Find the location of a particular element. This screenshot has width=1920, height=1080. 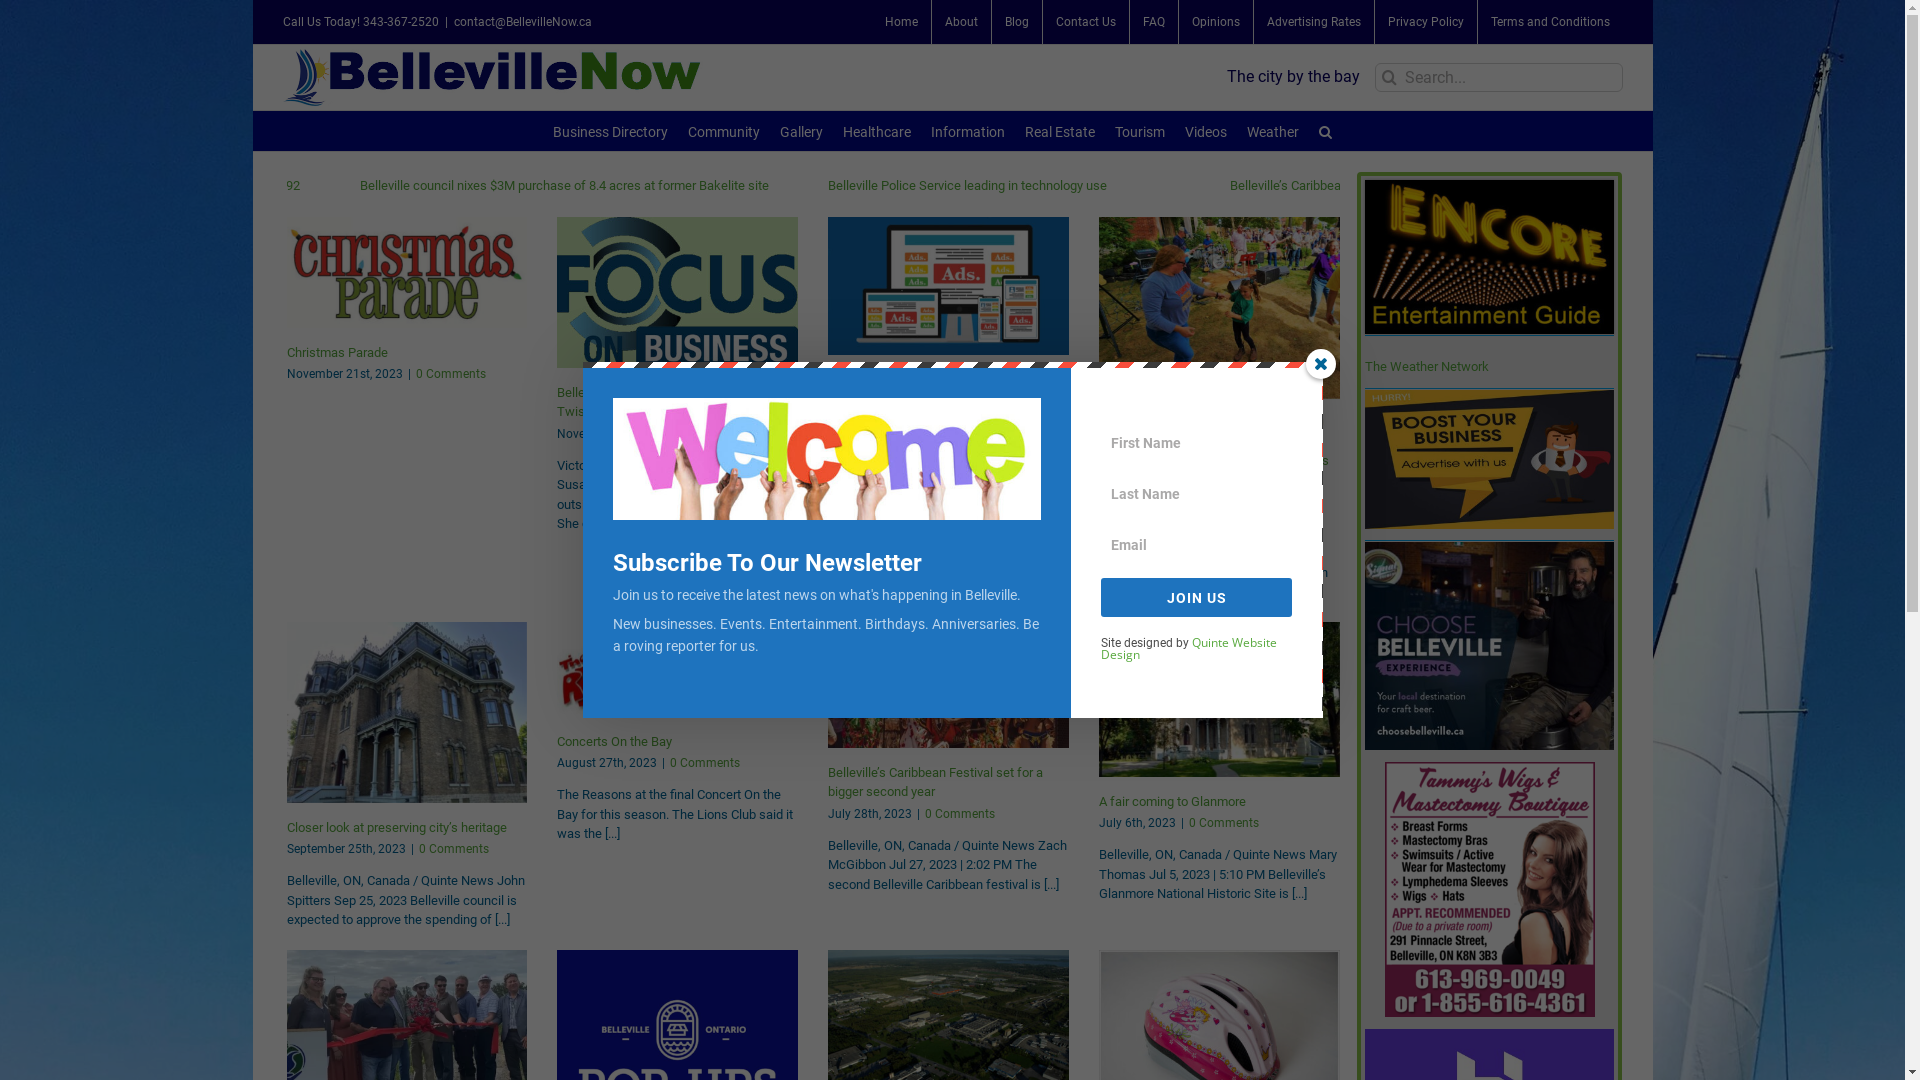

'contact@BellevilleNow.ca' is located at coordinates (523, 22).